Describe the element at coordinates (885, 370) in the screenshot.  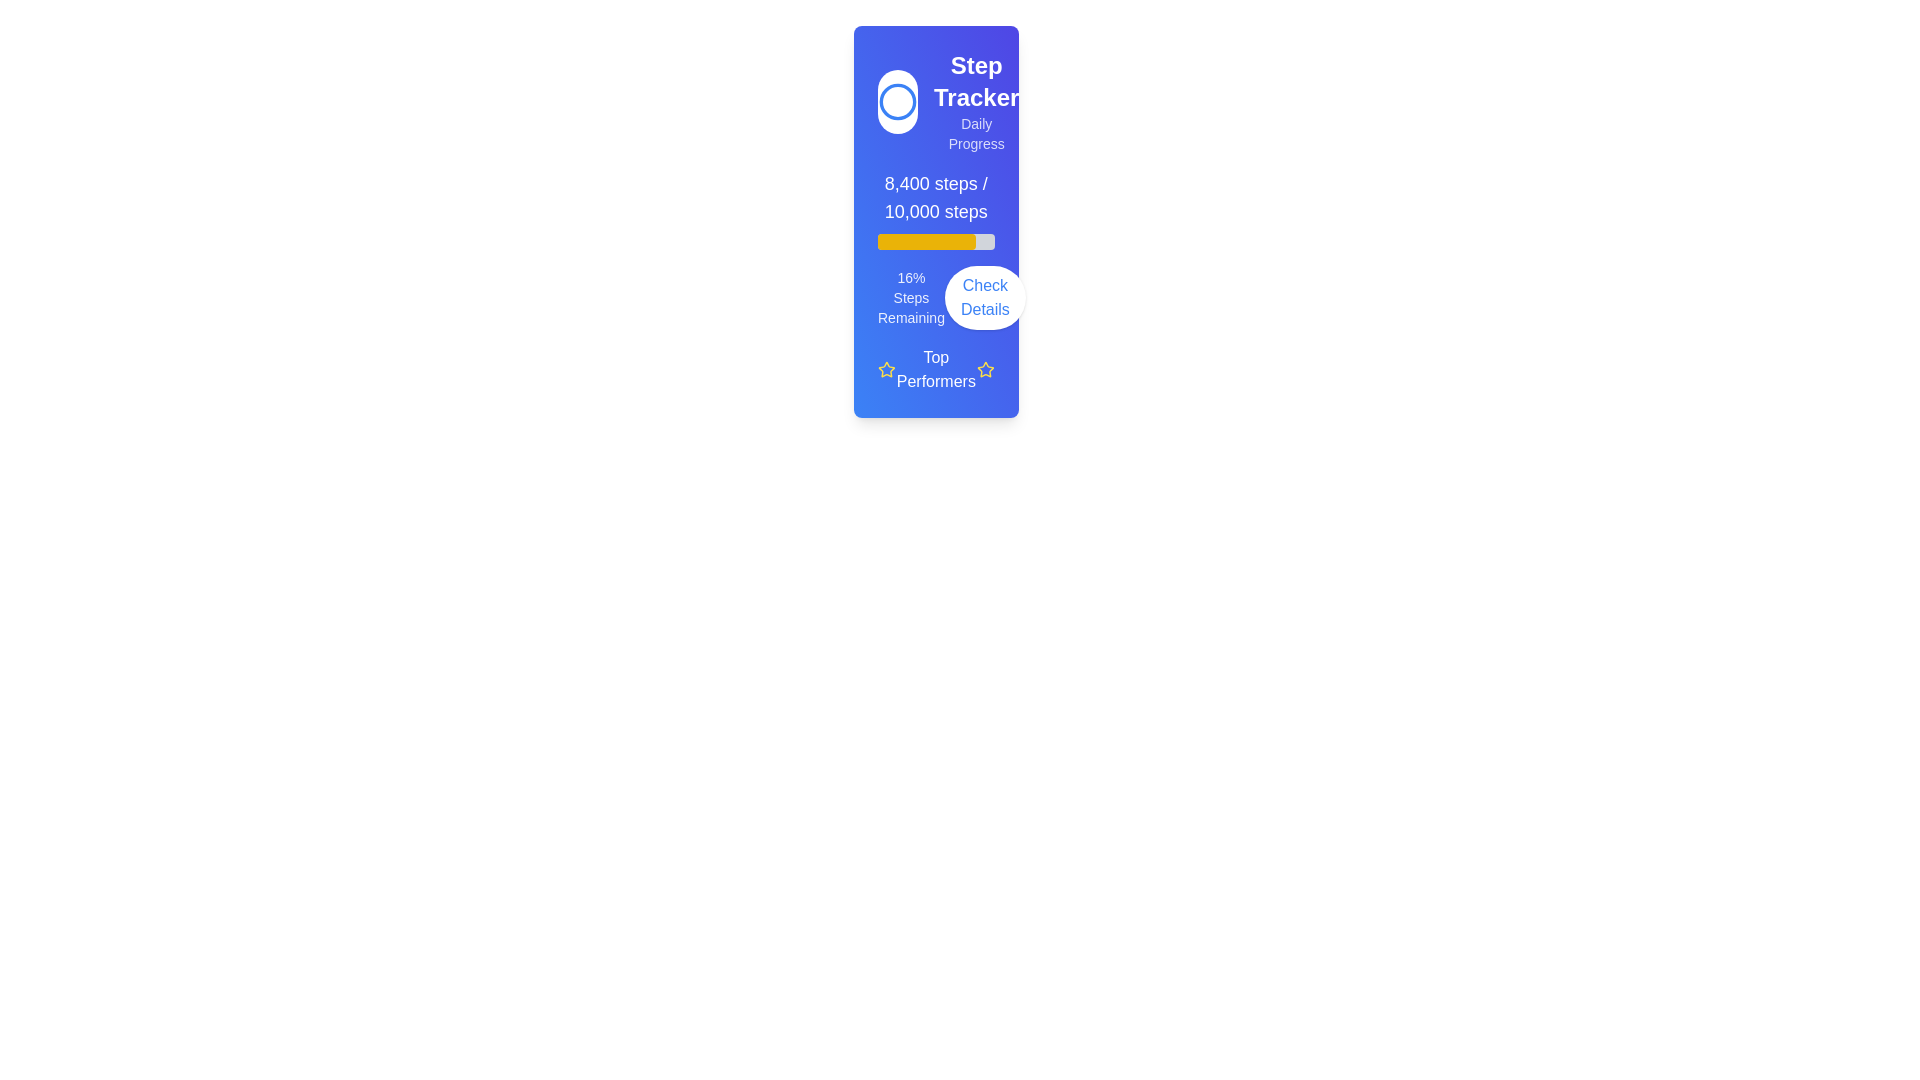
I see `the leftmost star icon in the 'Top Performers' section, which serves as a visual indicator for ratings` at that location.